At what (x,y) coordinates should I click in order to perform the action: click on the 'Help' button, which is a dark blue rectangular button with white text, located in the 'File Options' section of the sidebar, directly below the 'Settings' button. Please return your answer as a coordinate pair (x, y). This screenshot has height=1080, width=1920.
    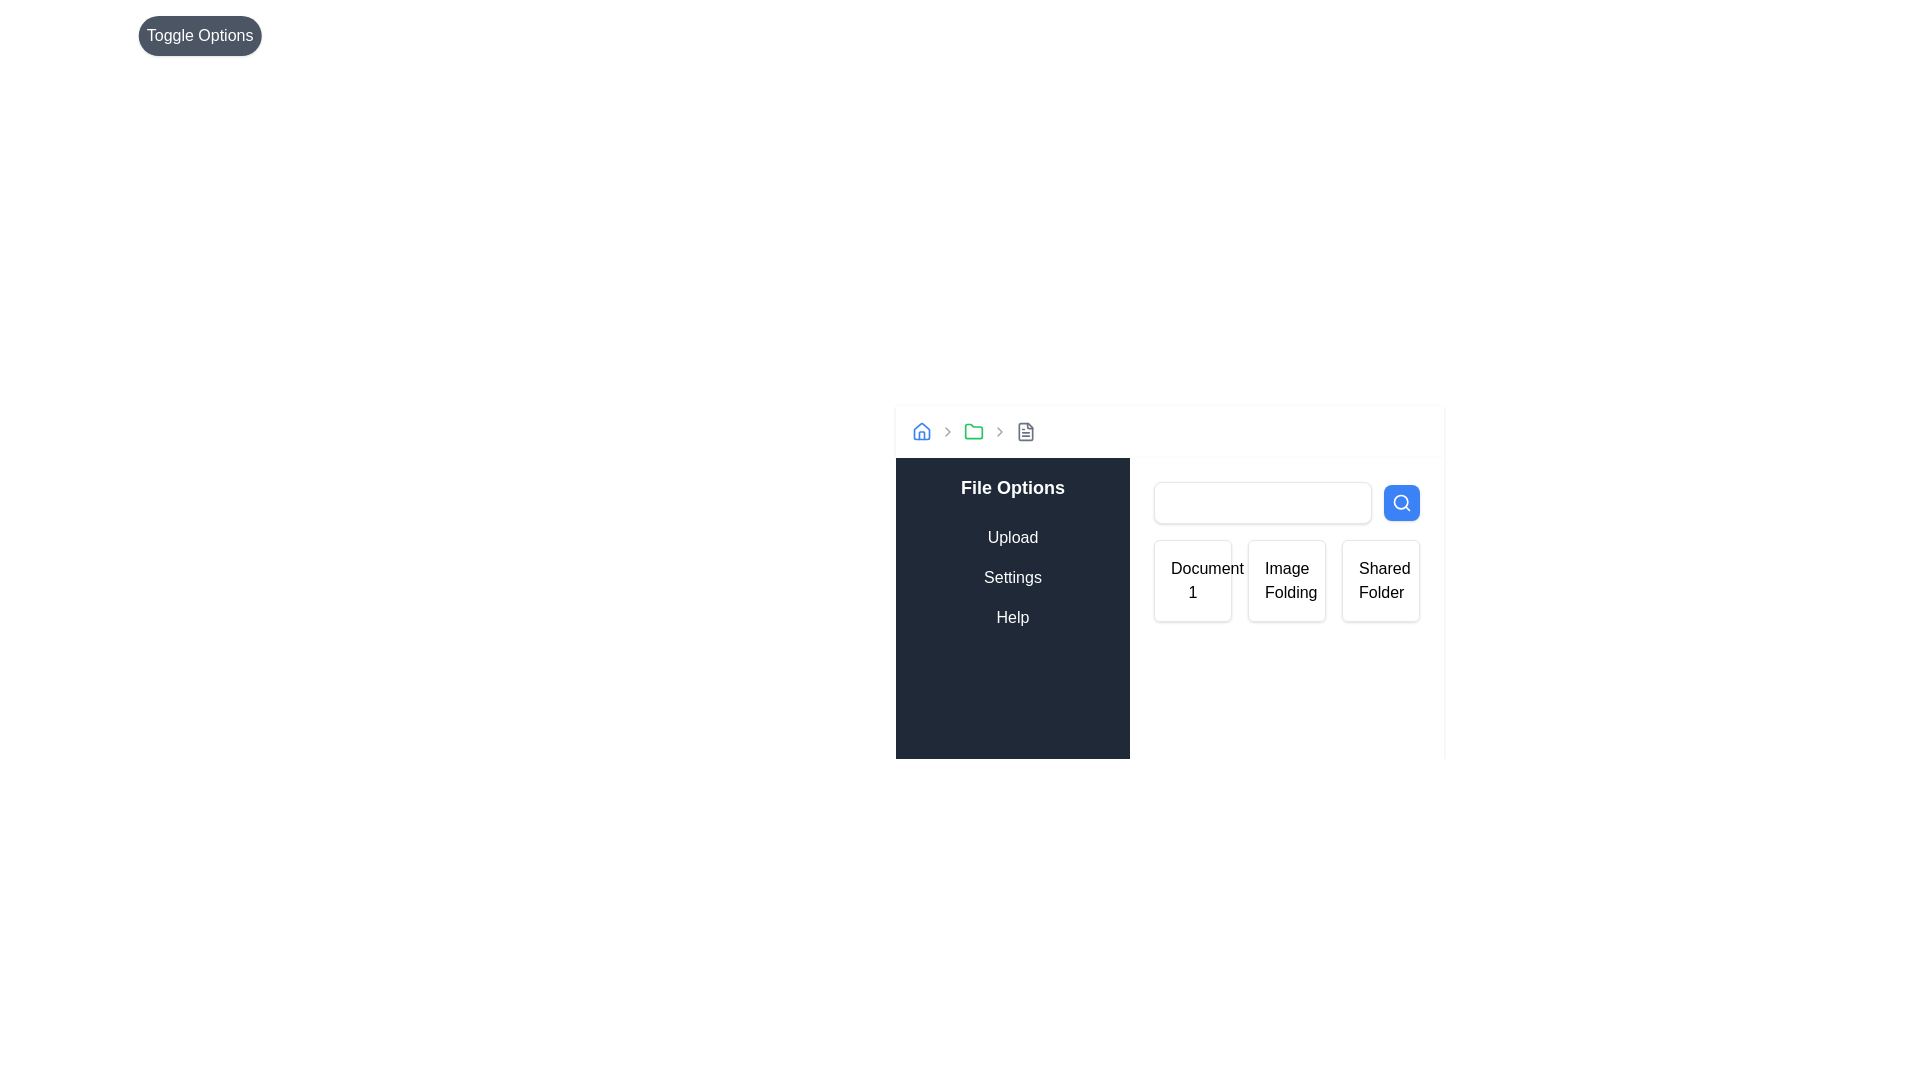
    Looking at the image, I should click on (1012, 616).